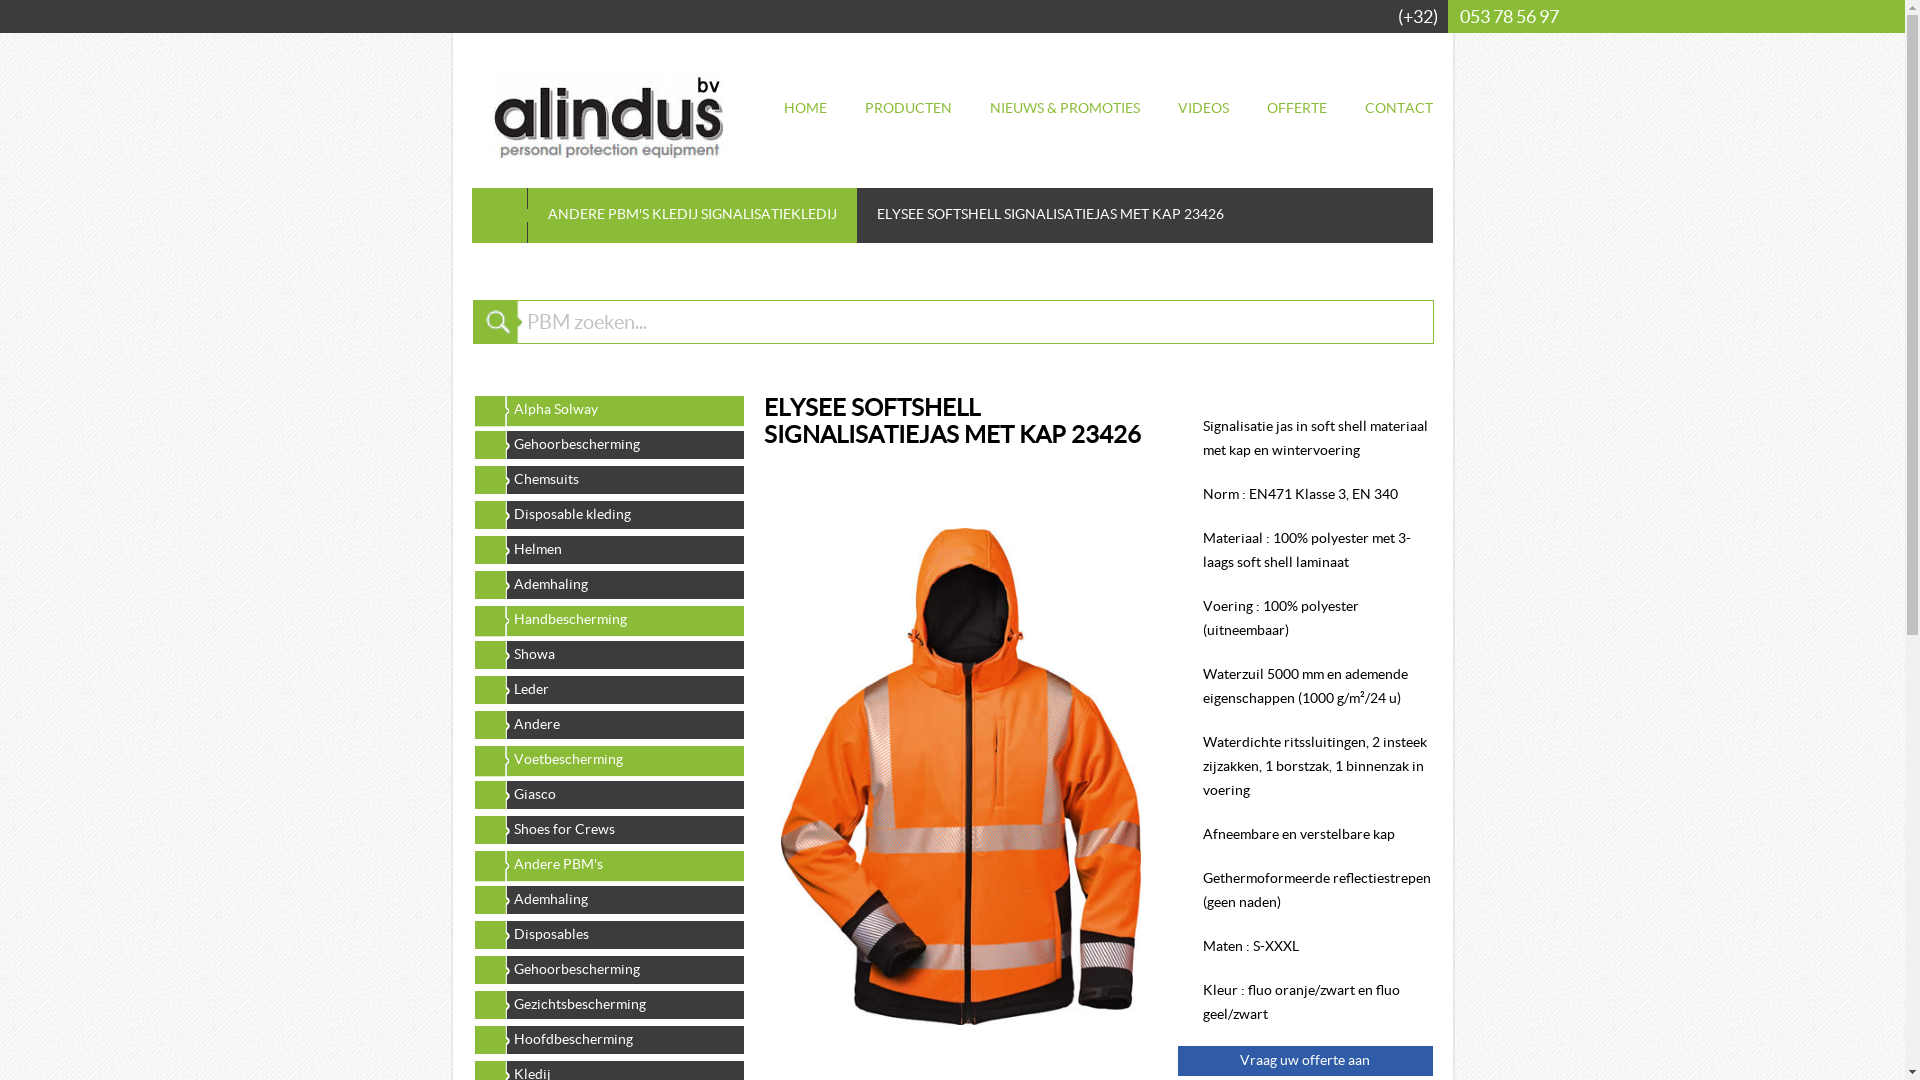  Describe the element at coordinates (1305, 1059) in the screenshot. I see `'Vraag uw offerte aan'` at that location.